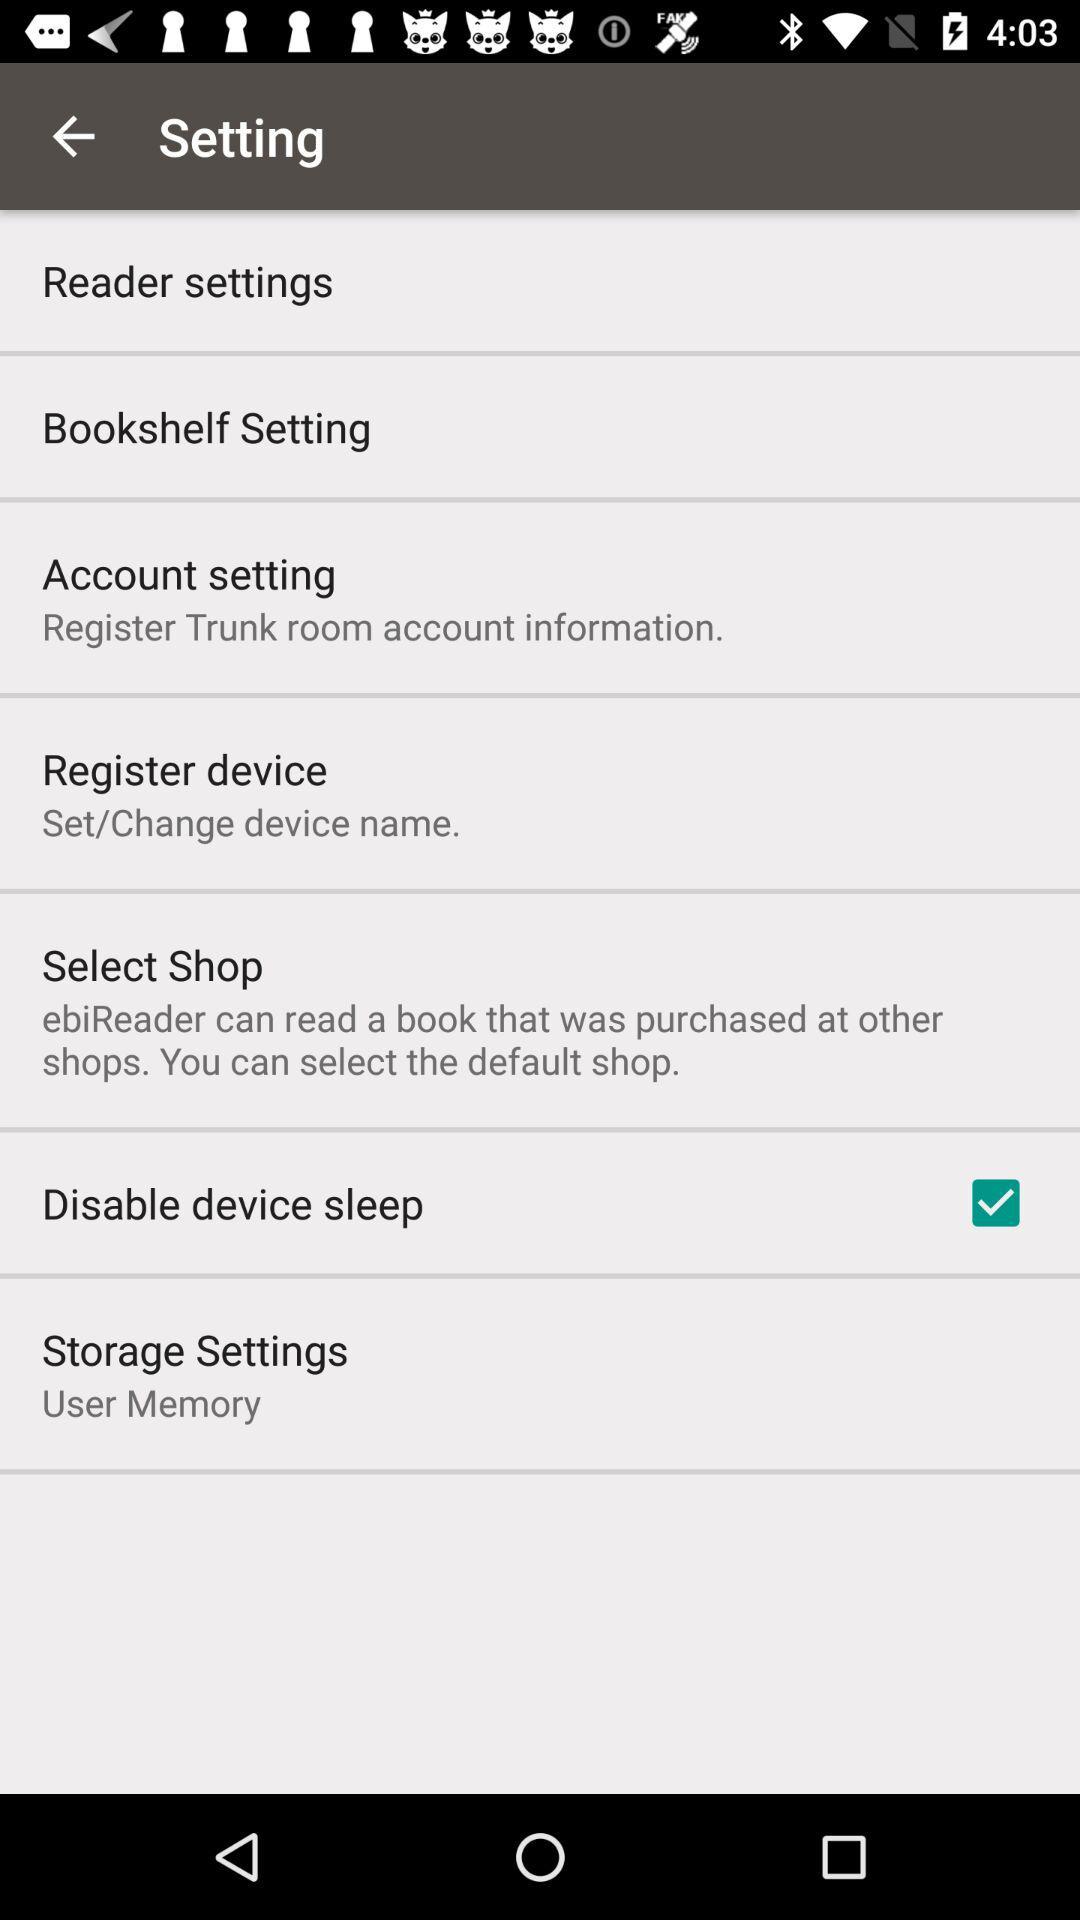  What do you see at coordinates (250, 821) in the screenshot?
I see `the set change device icon` at bounding box center [250, 821].